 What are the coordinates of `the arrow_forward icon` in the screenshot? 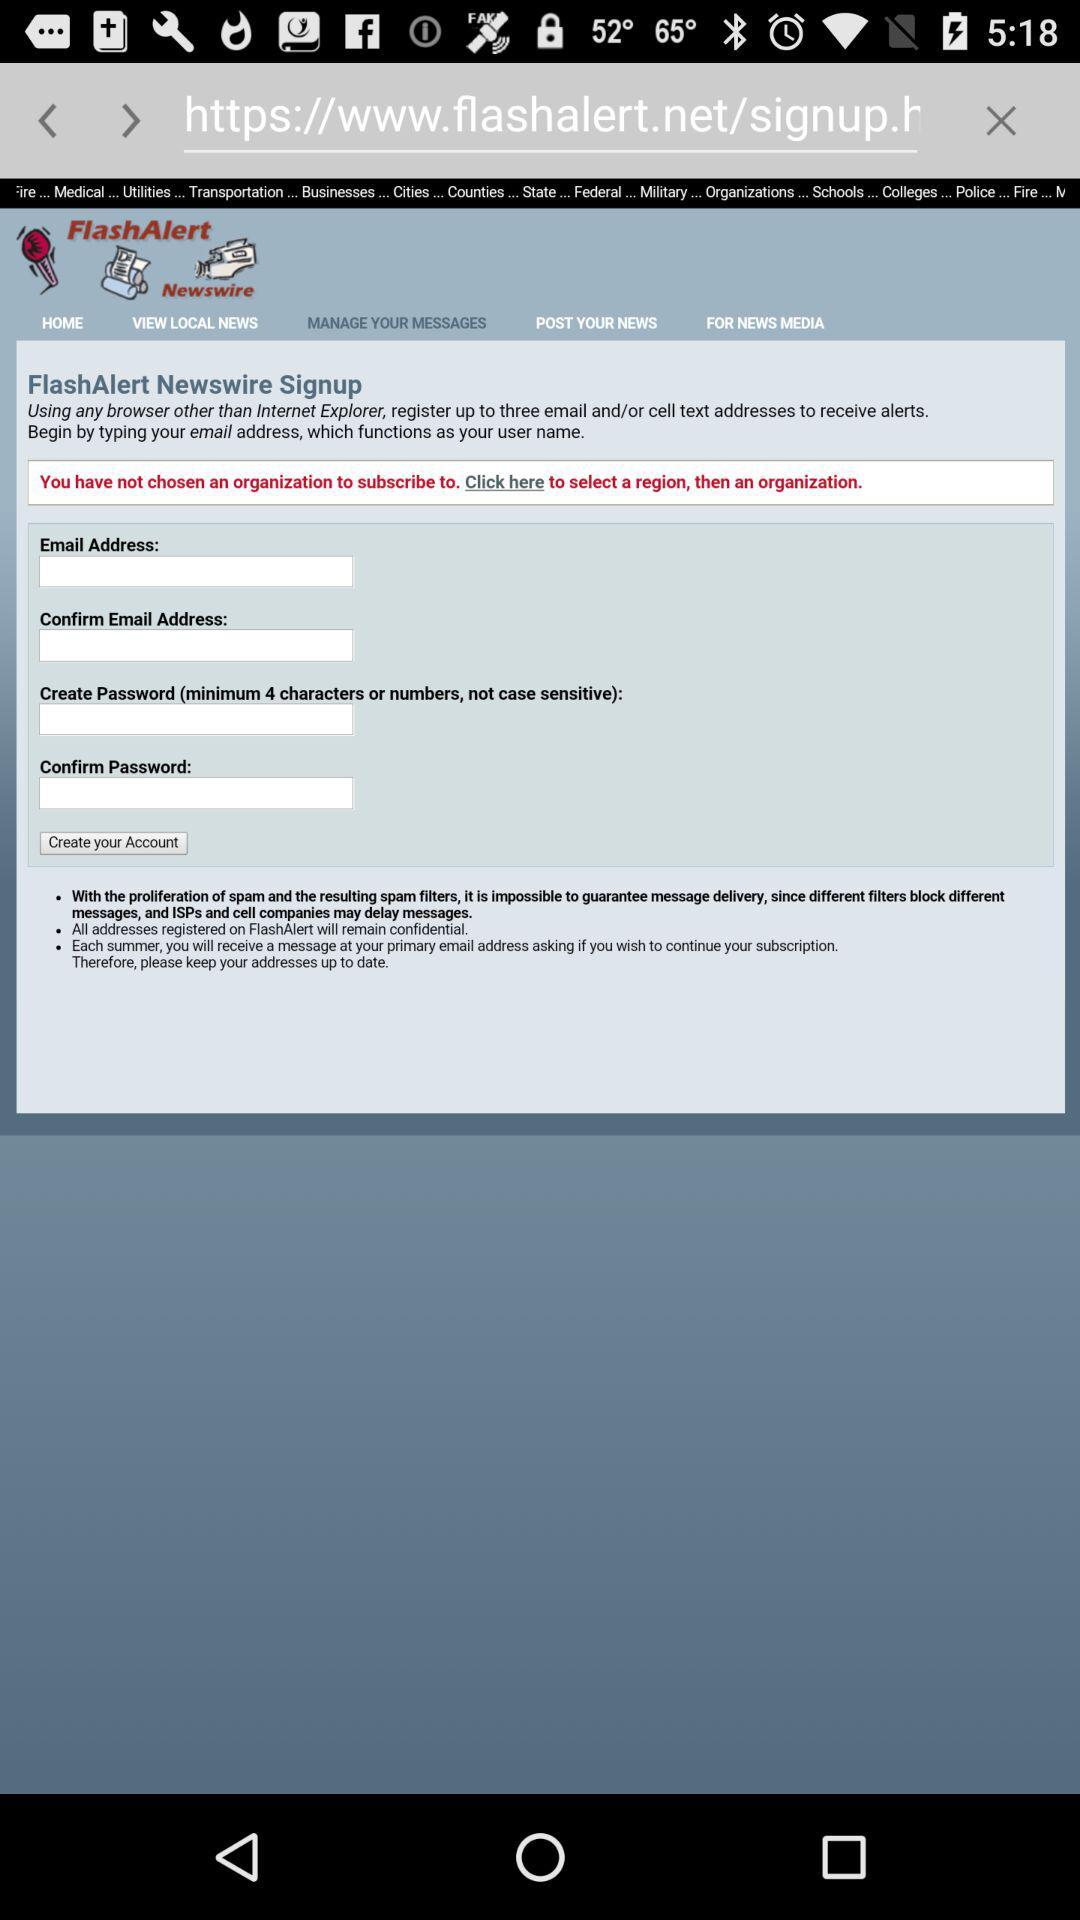 It's located at (131, 128).